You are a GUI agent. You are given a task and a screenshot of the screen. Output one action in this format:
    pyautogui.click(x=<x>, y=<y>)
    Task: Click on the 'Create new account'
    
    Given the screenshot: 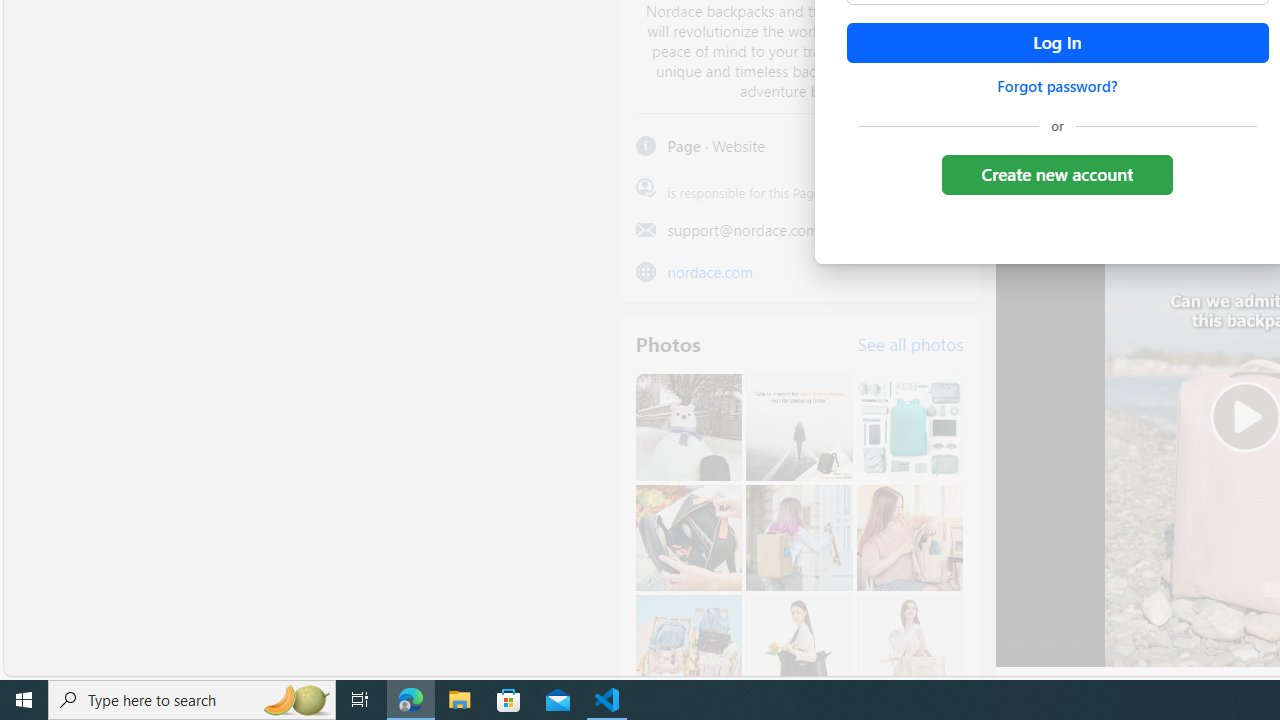 What is the action you would take?
    pyautogui.click(x=1056, y=173)
    